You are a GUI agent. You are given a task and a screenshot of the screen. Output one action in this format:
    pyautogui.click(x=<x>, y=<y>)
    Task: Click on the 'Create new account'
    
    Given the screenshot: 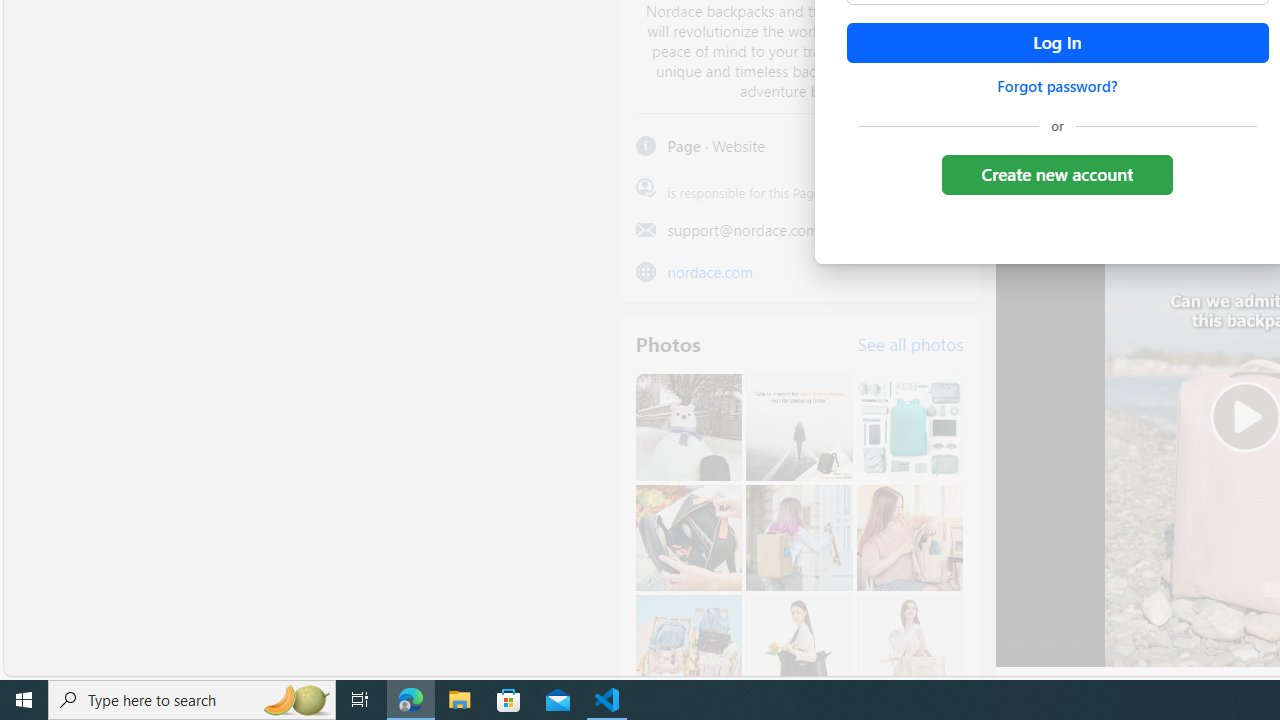 What is the action you would take?
    pyautogui.click(x=1056, y=173)
    